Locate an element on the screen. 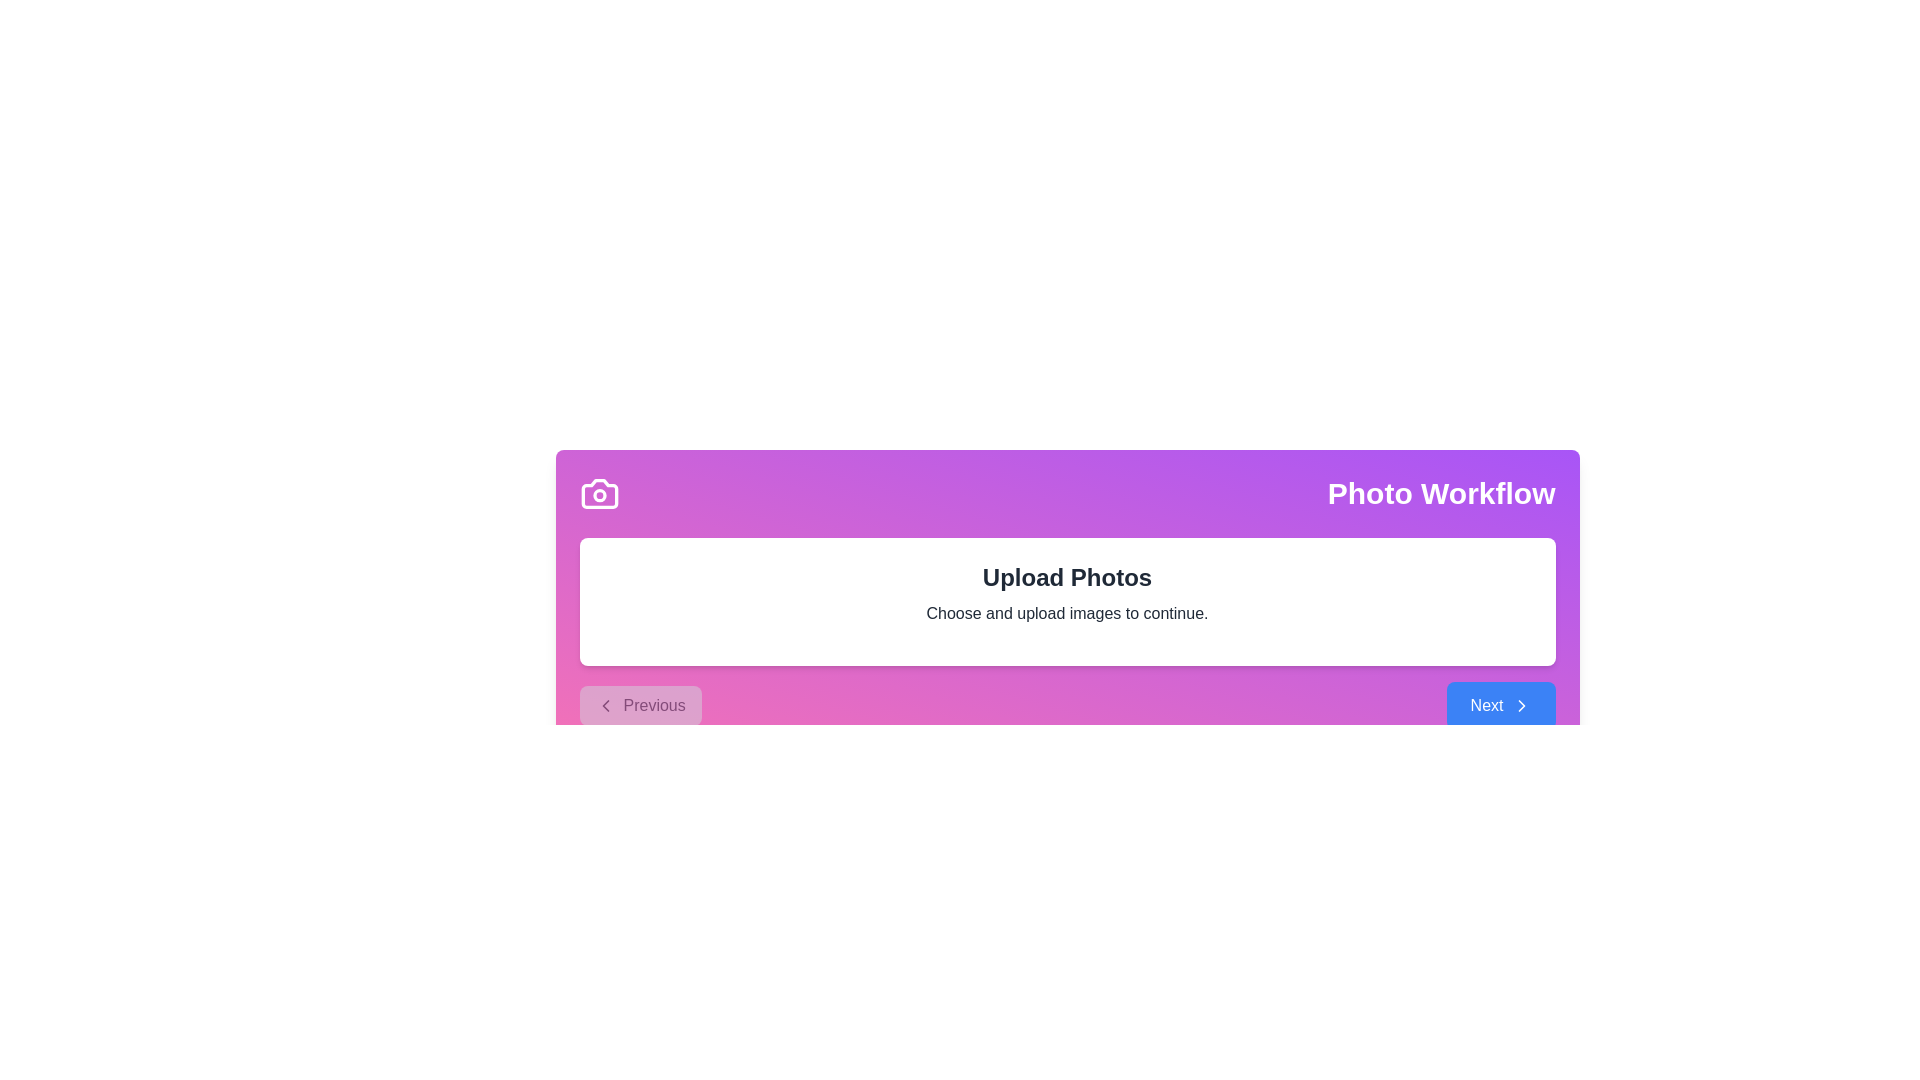  the 'Previous' navigation icon located at the bottom-left corner of the card's content area is located at coordinates (604, 704).